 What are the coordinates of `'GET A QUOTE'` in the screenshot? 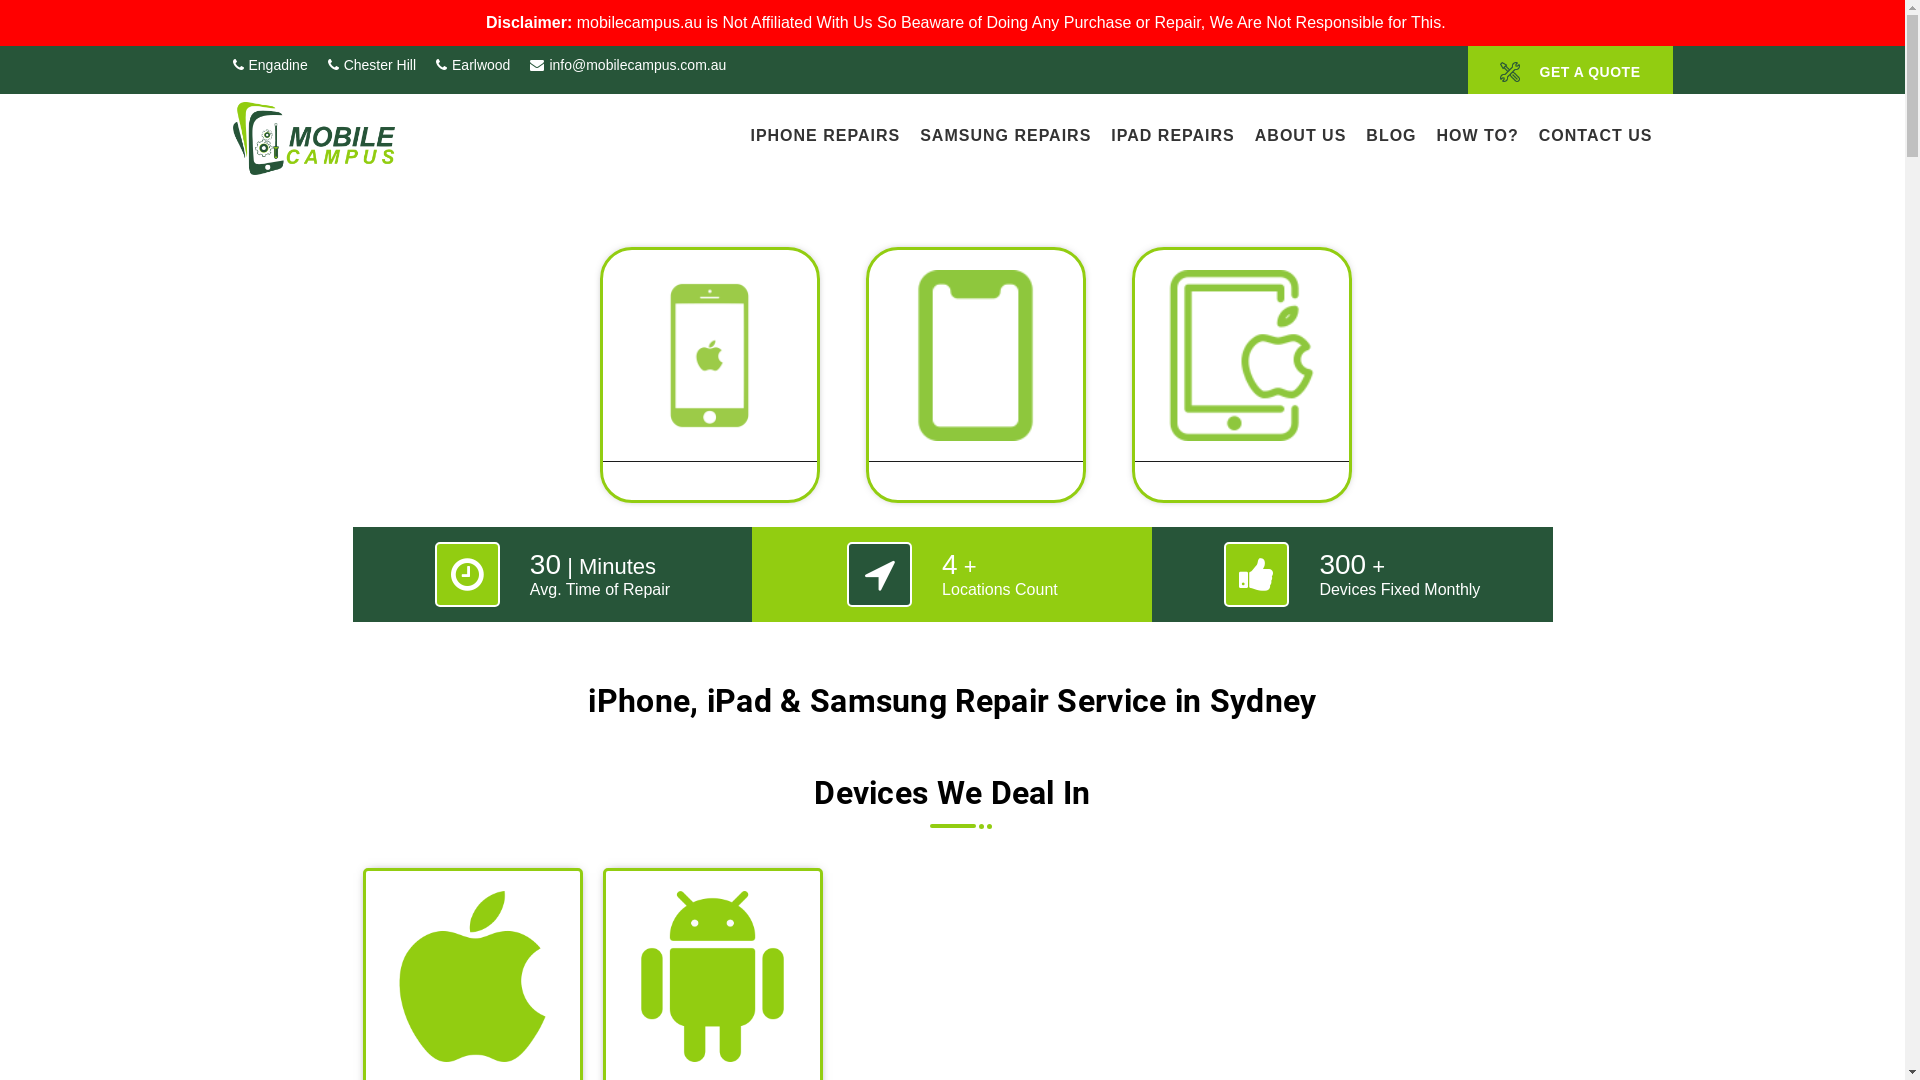 It's located at (1569, 68).